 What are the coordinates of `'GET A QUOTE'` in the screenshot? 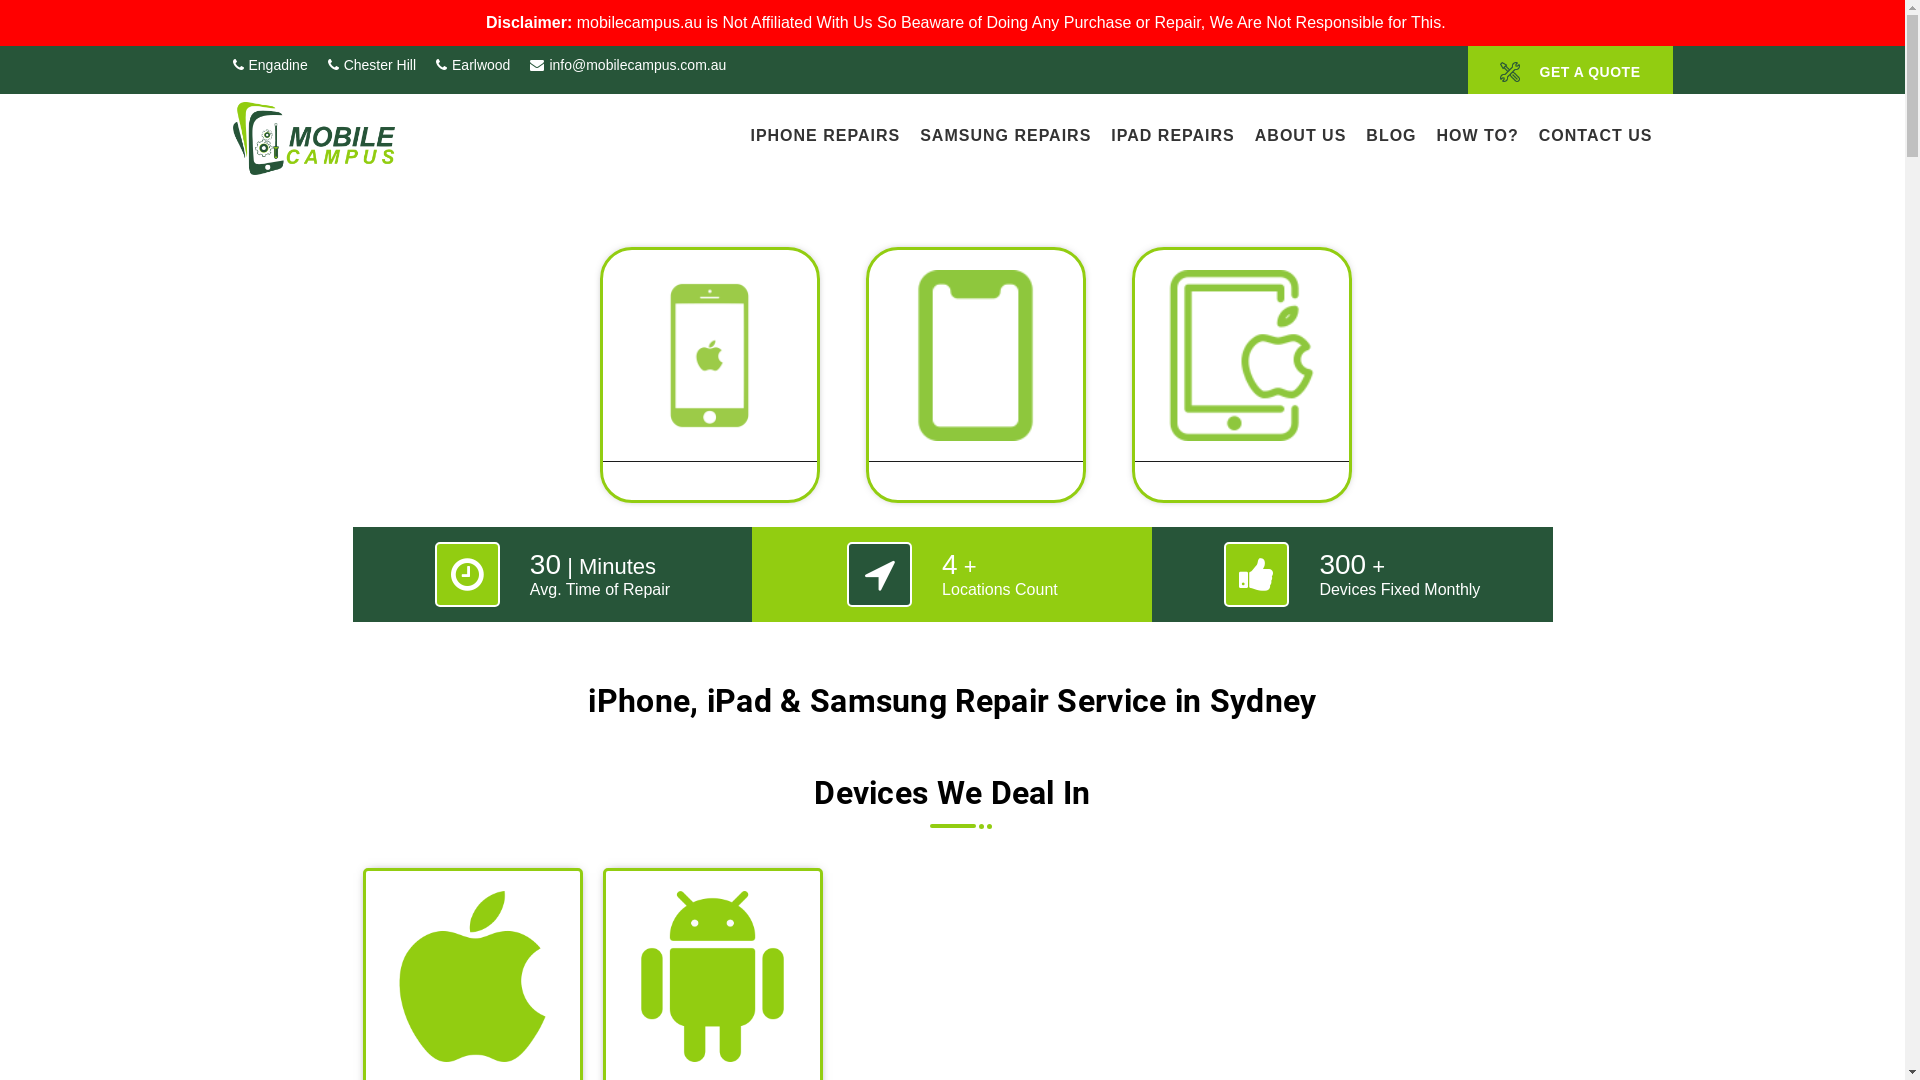 It's located at (1569, 68).